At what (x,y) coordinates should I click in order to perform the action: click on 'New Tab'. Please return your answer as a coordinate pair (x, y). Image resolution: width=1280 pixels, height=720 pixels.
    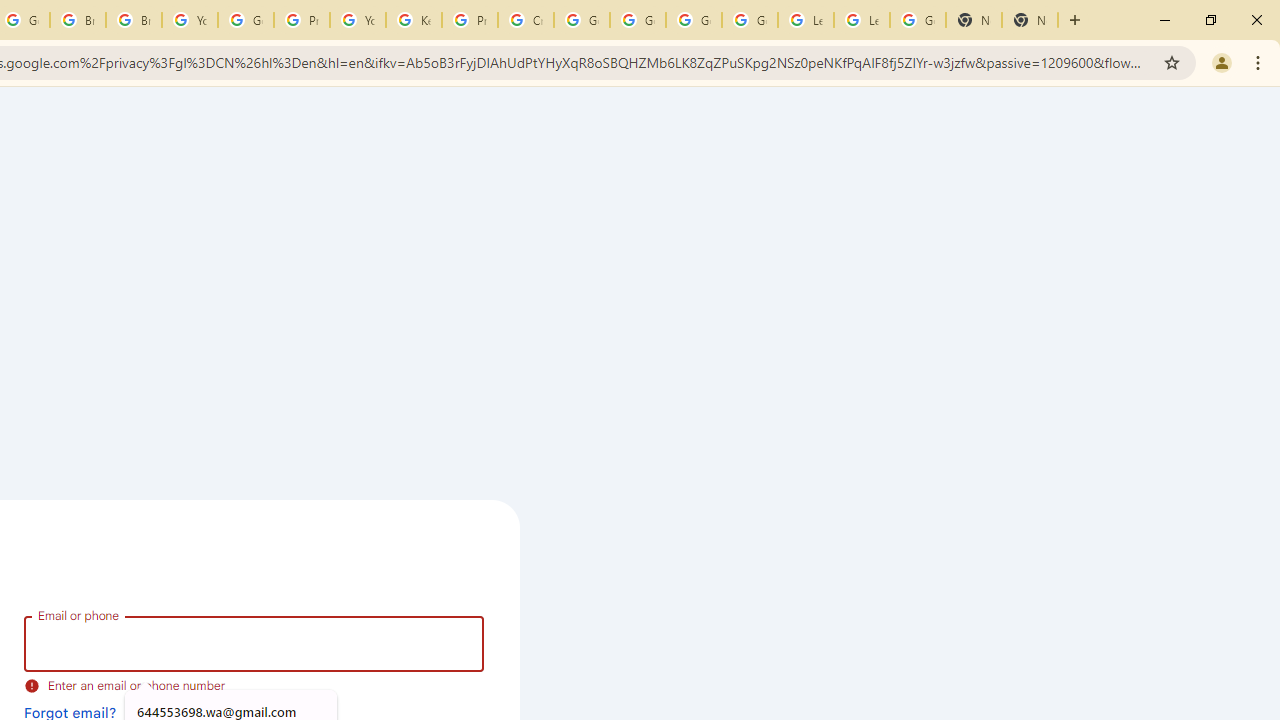
    Looking at the image, I should click on (1030, 20).